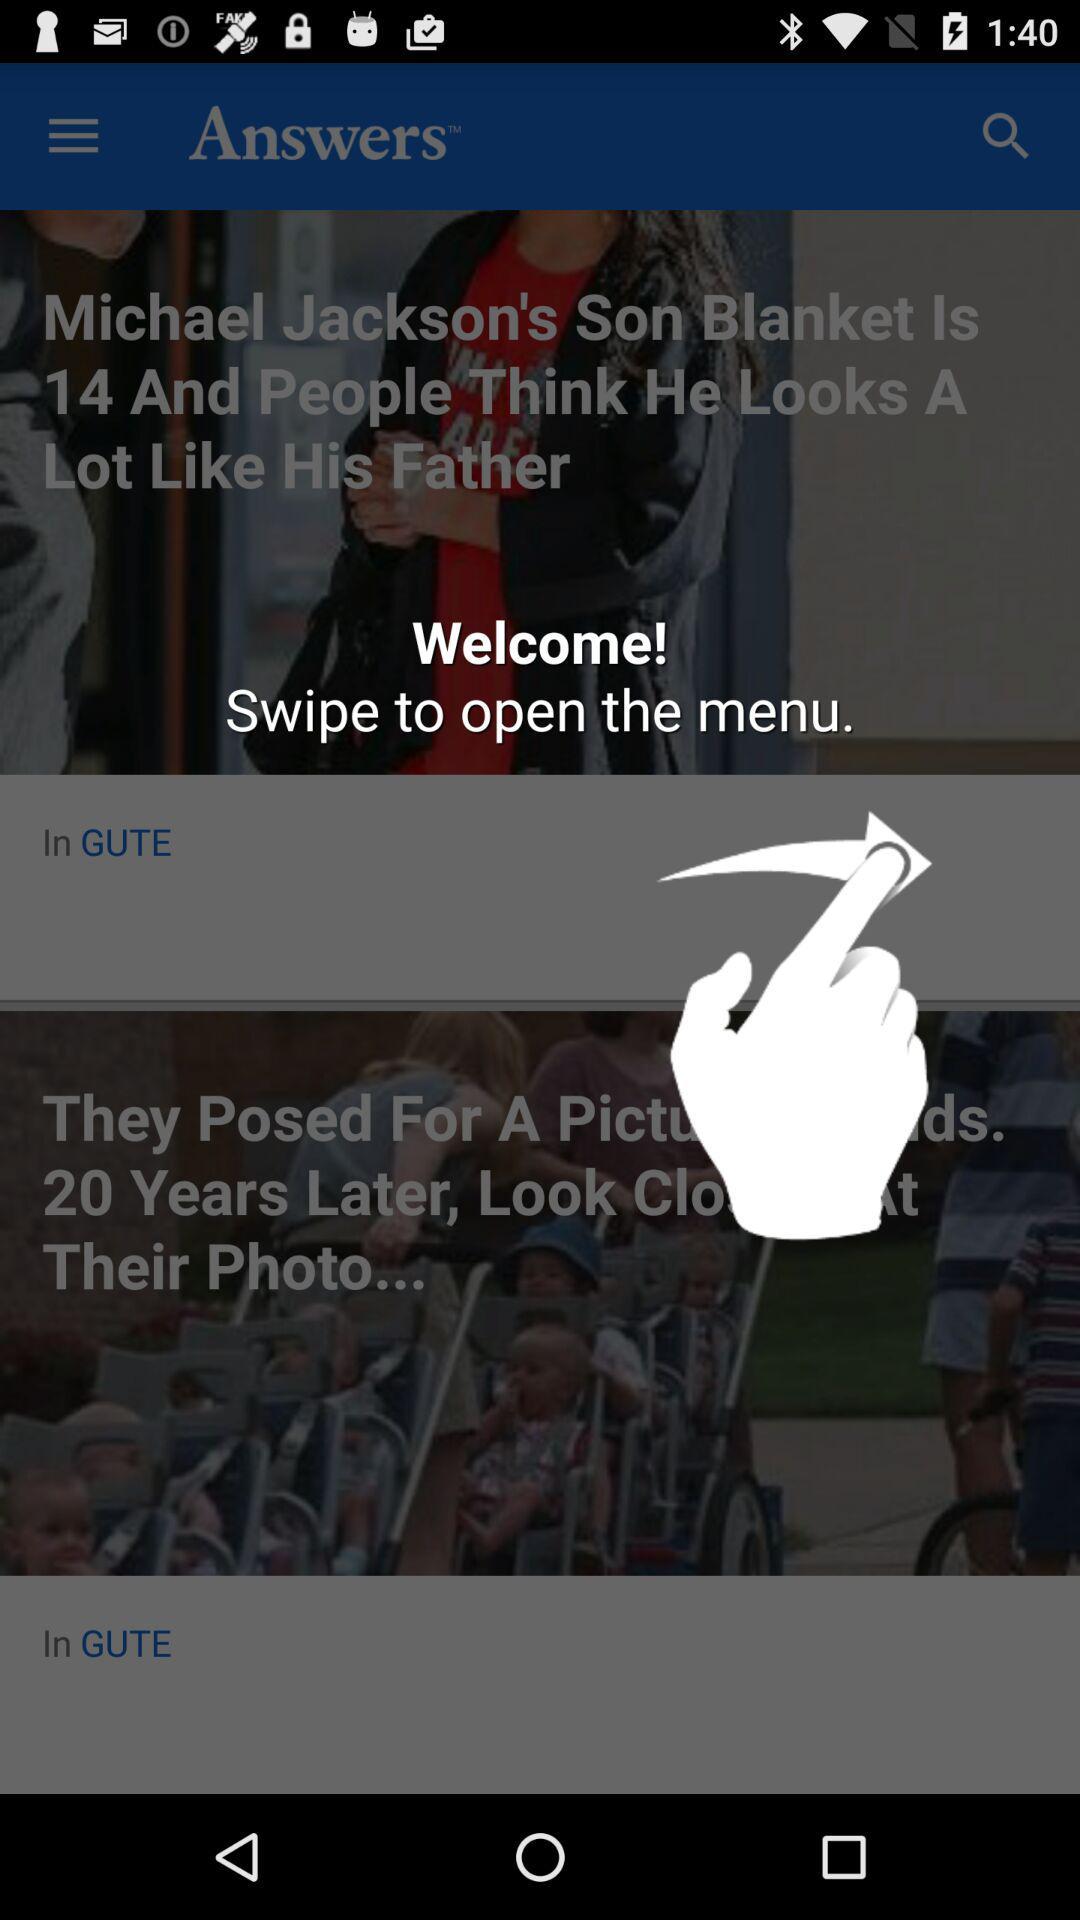  What do you see at coordinates (1006, 145) in the screenshot?
I see `the search icon` at bounding box center [1006, 145].